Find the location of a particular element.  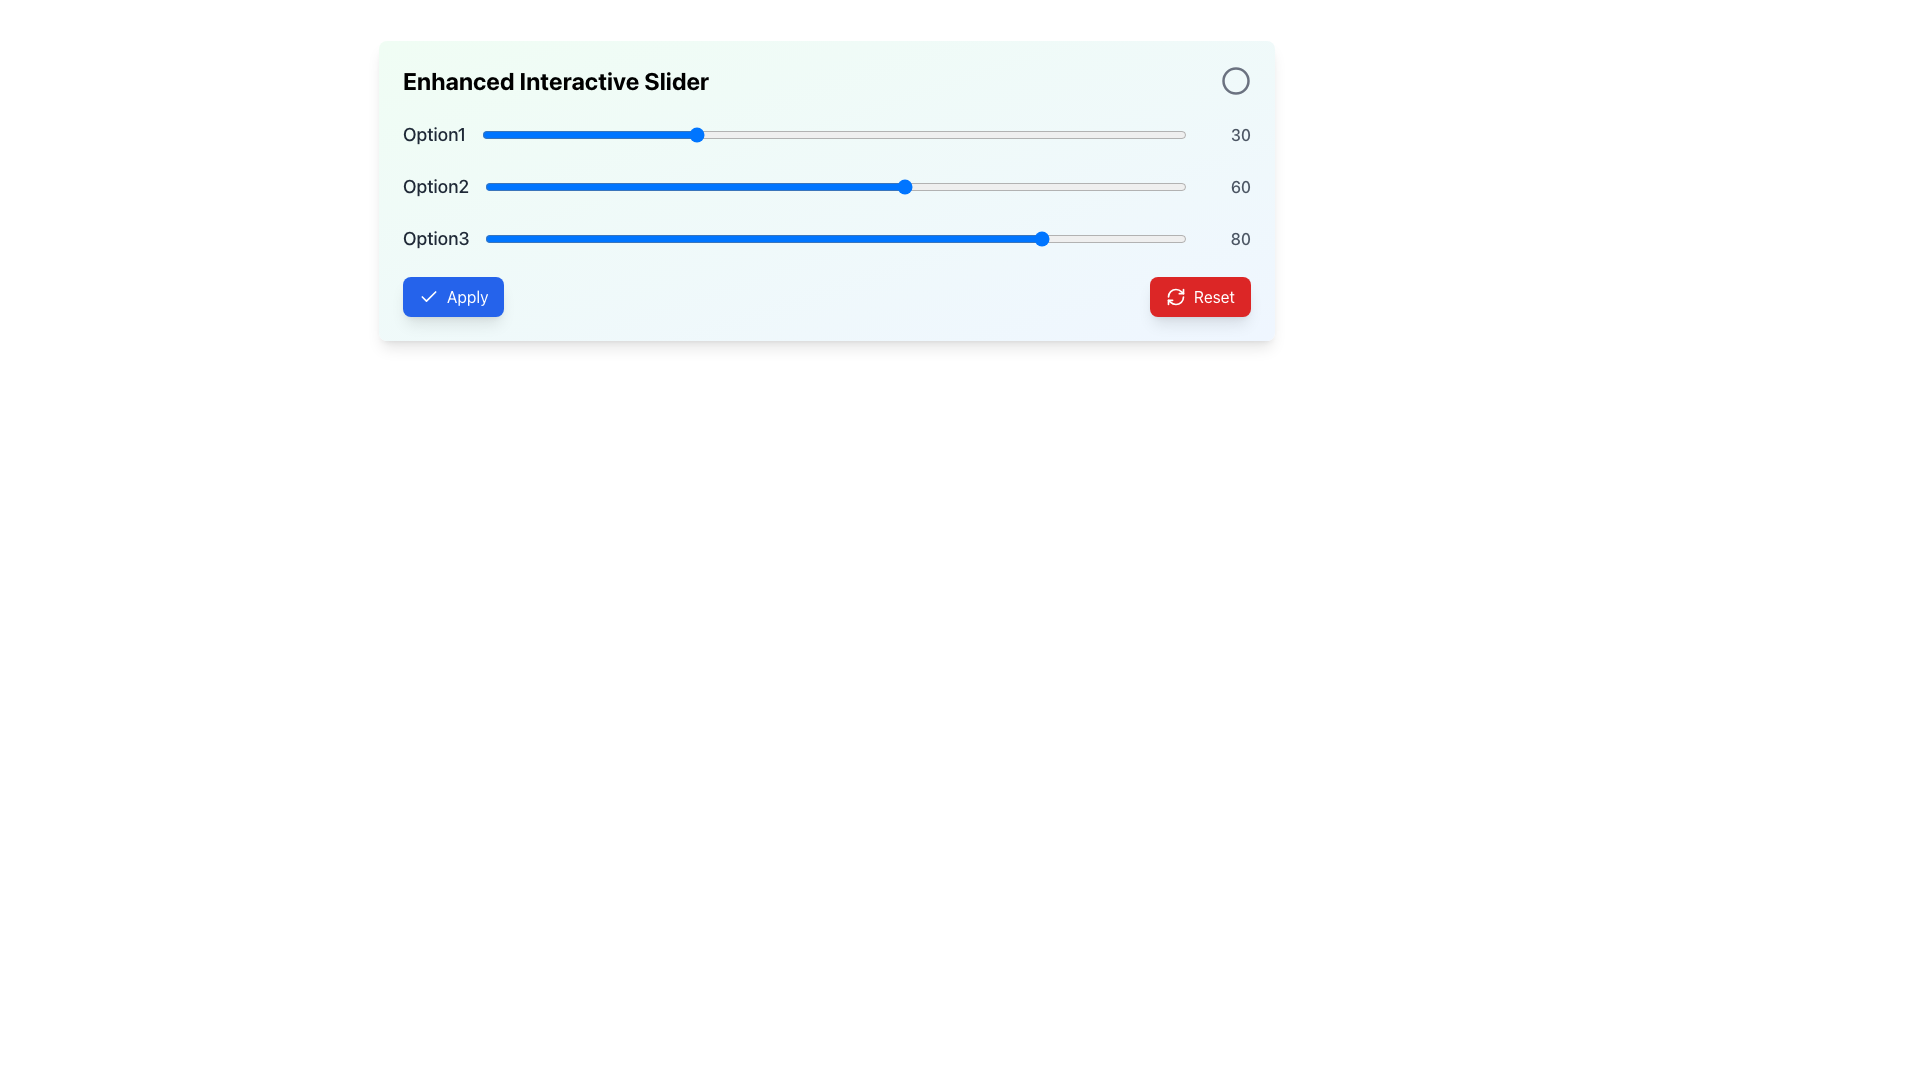

slider is located at coordinates (561, 186).